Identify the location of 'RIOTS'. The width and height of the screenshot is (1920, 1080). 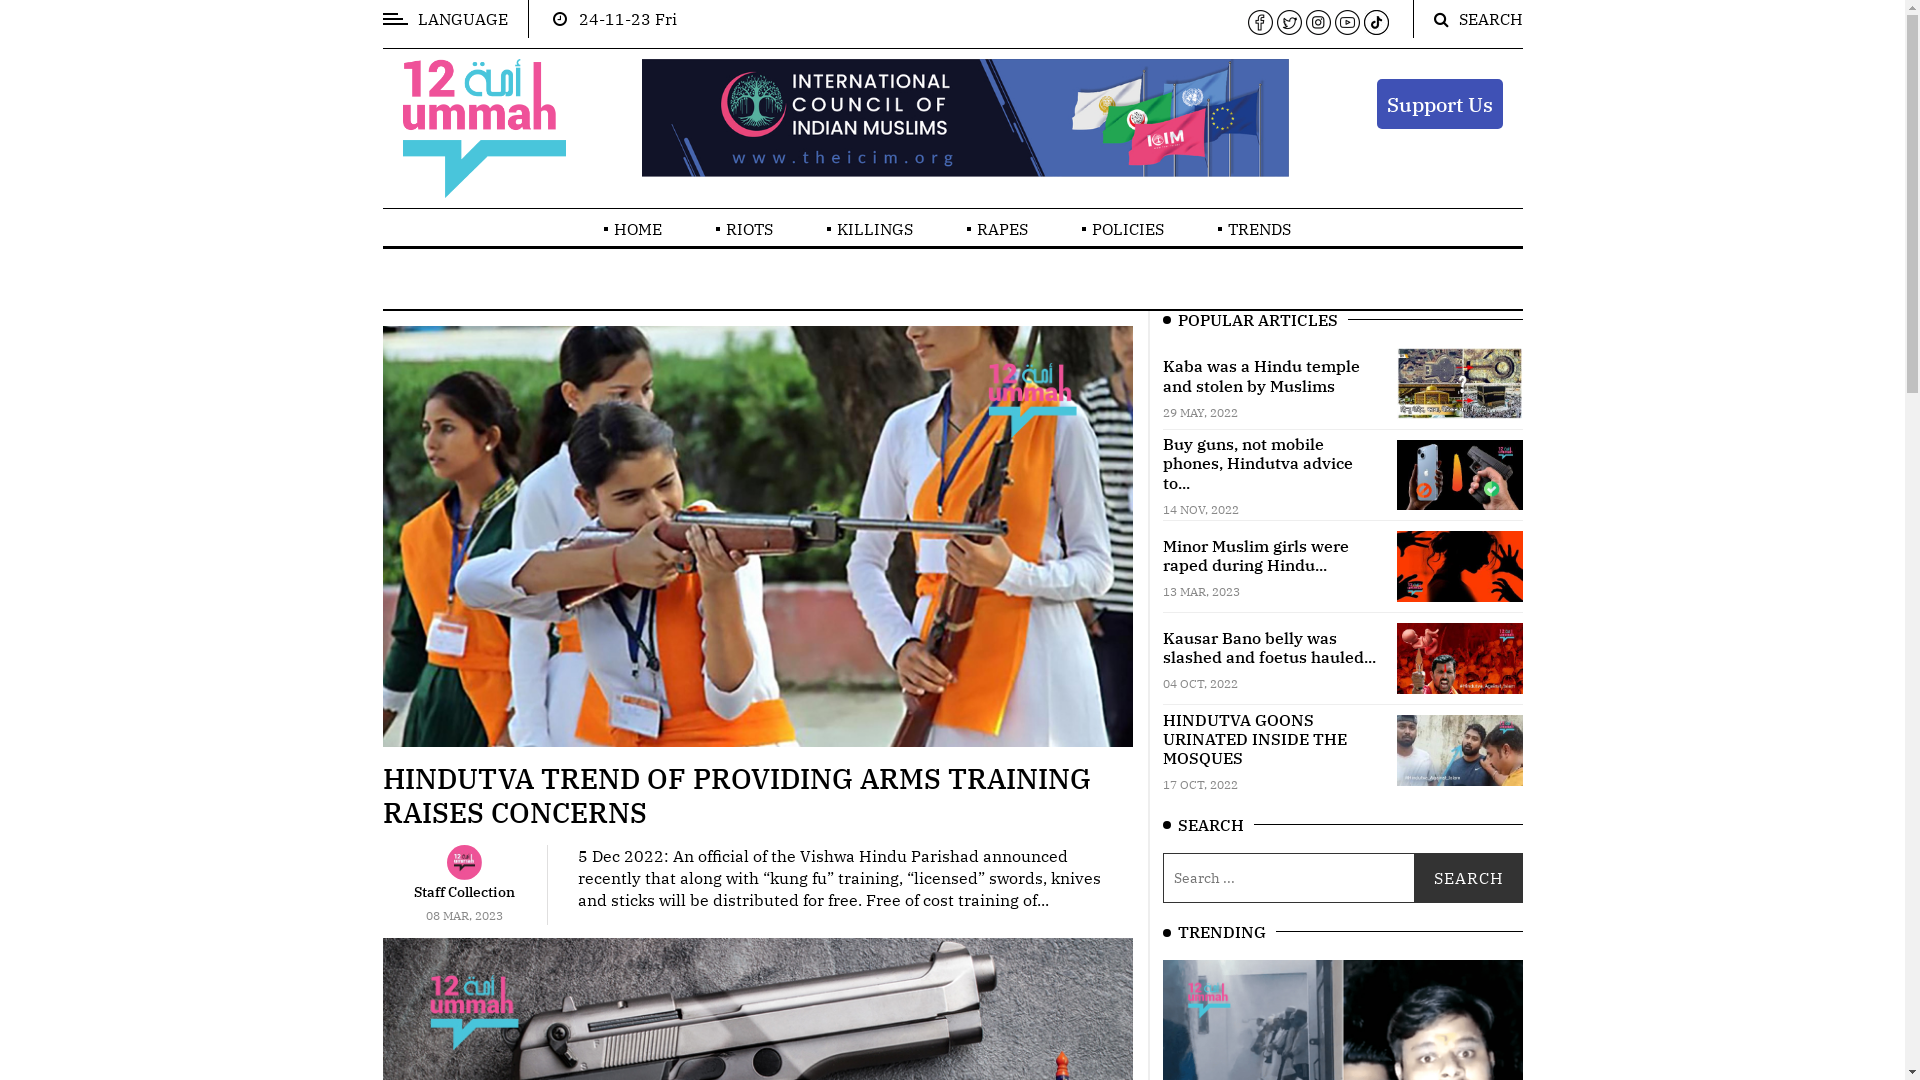
(724, 227).